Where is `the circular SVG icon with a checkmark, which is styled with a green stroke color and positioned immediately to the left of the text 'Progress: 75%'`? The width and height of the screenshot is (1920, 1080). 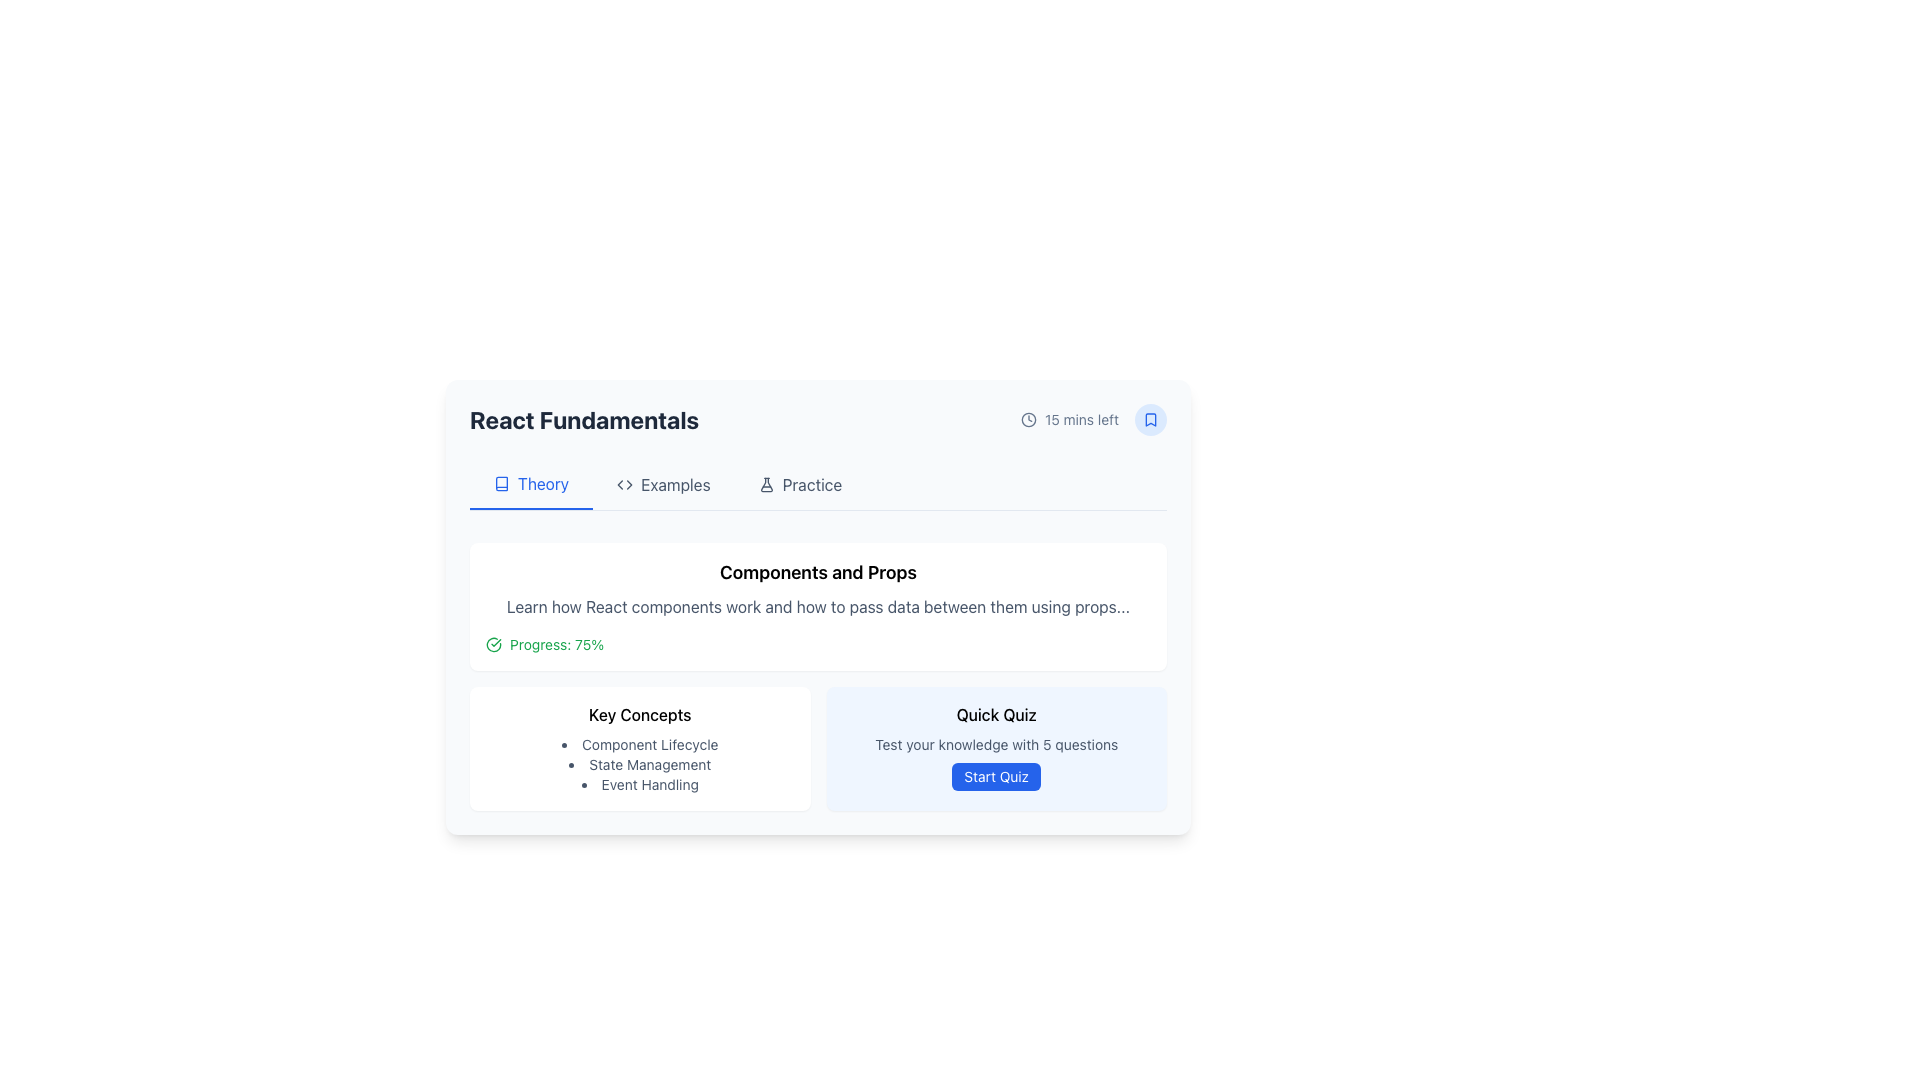 the circular SVG icon with a checkmark, which is styled with a green stroke color and positioned immediately to the left of the text 'Progress: 75%' is located at coordinates (494, 644).